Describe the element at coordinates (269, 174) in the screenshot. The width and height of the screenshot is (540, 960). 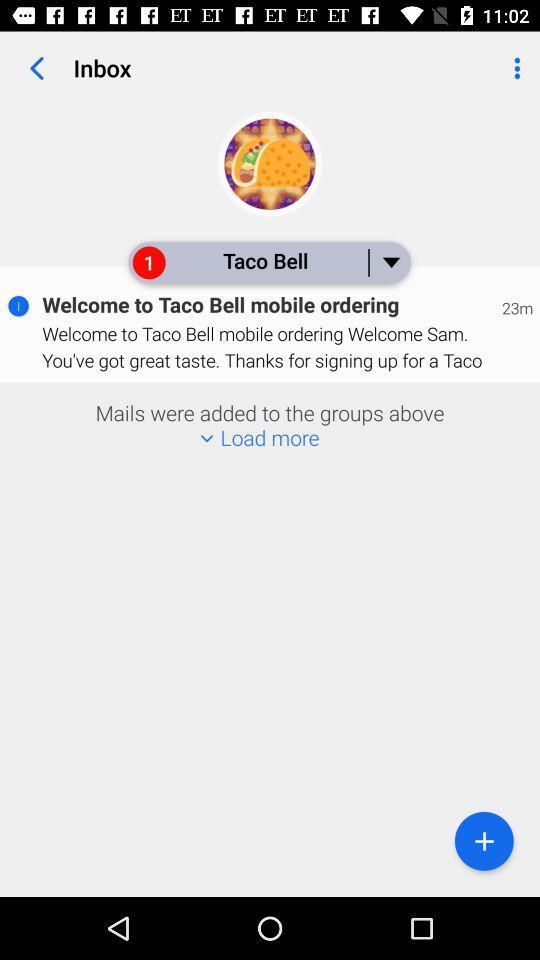
I see `the avatar icon` at that location.